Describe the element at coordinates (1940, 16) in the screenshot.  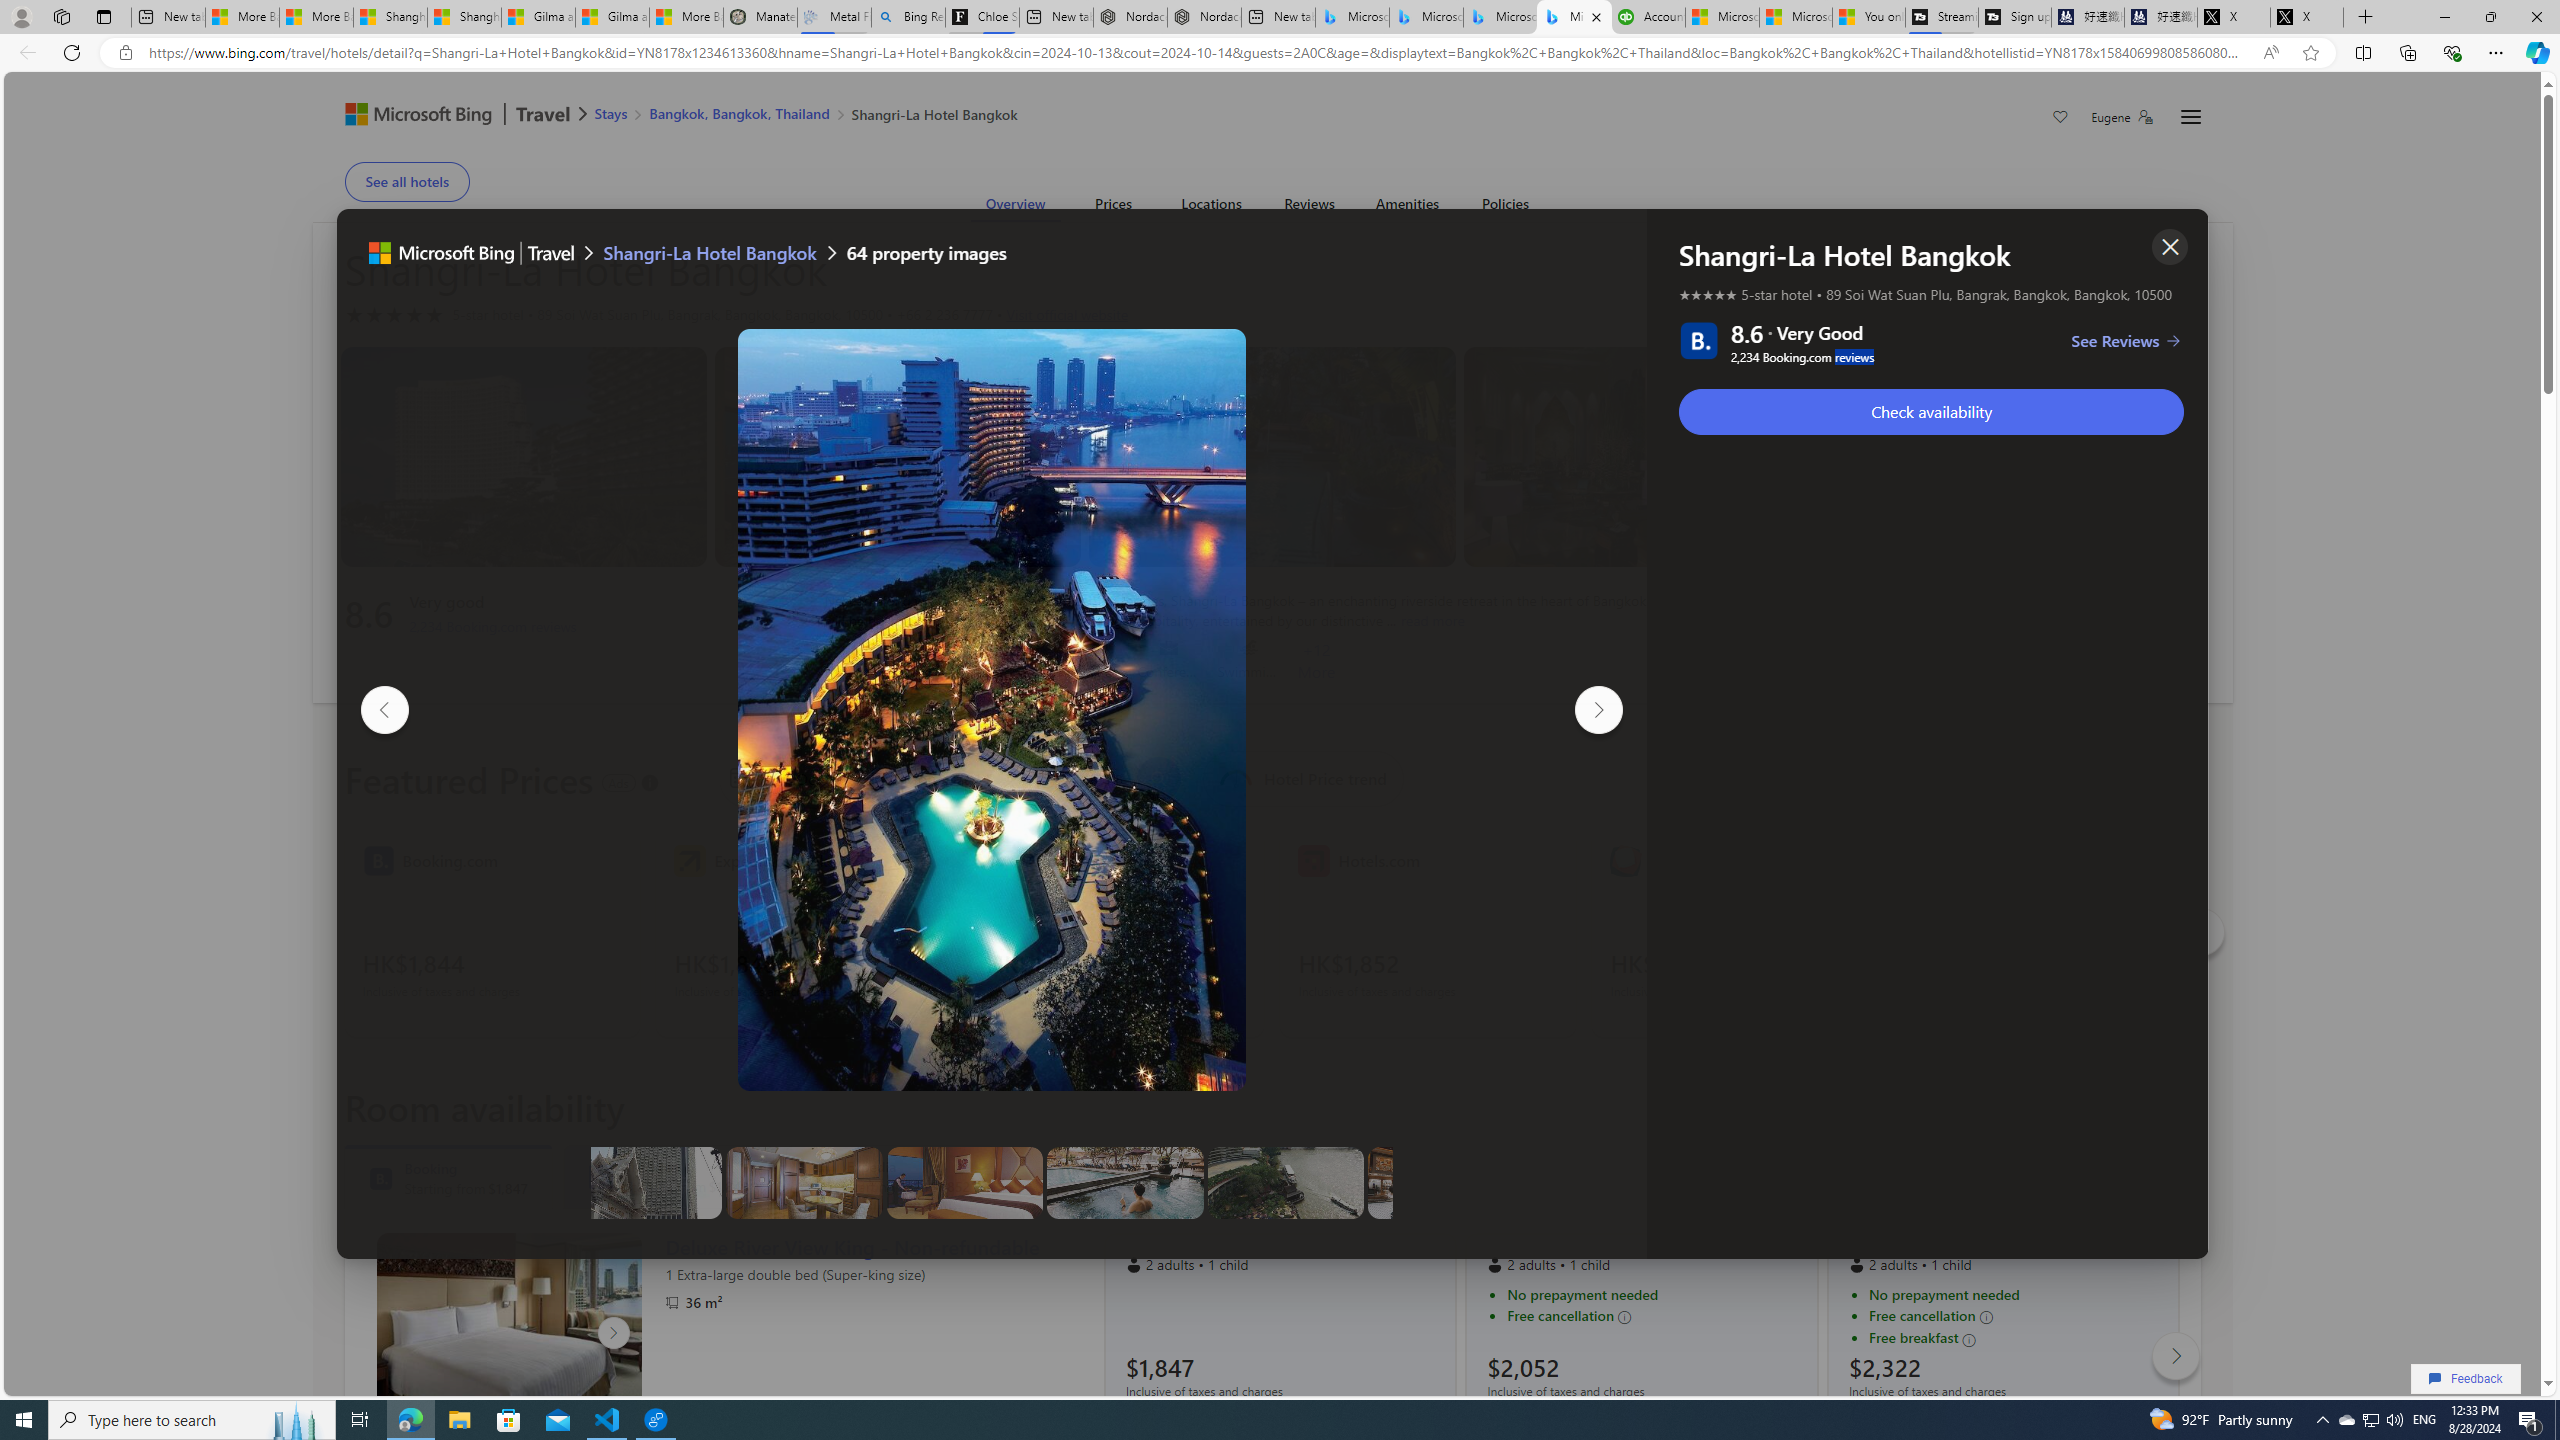
I see `'Streaming Coverage | T3'` at that location.